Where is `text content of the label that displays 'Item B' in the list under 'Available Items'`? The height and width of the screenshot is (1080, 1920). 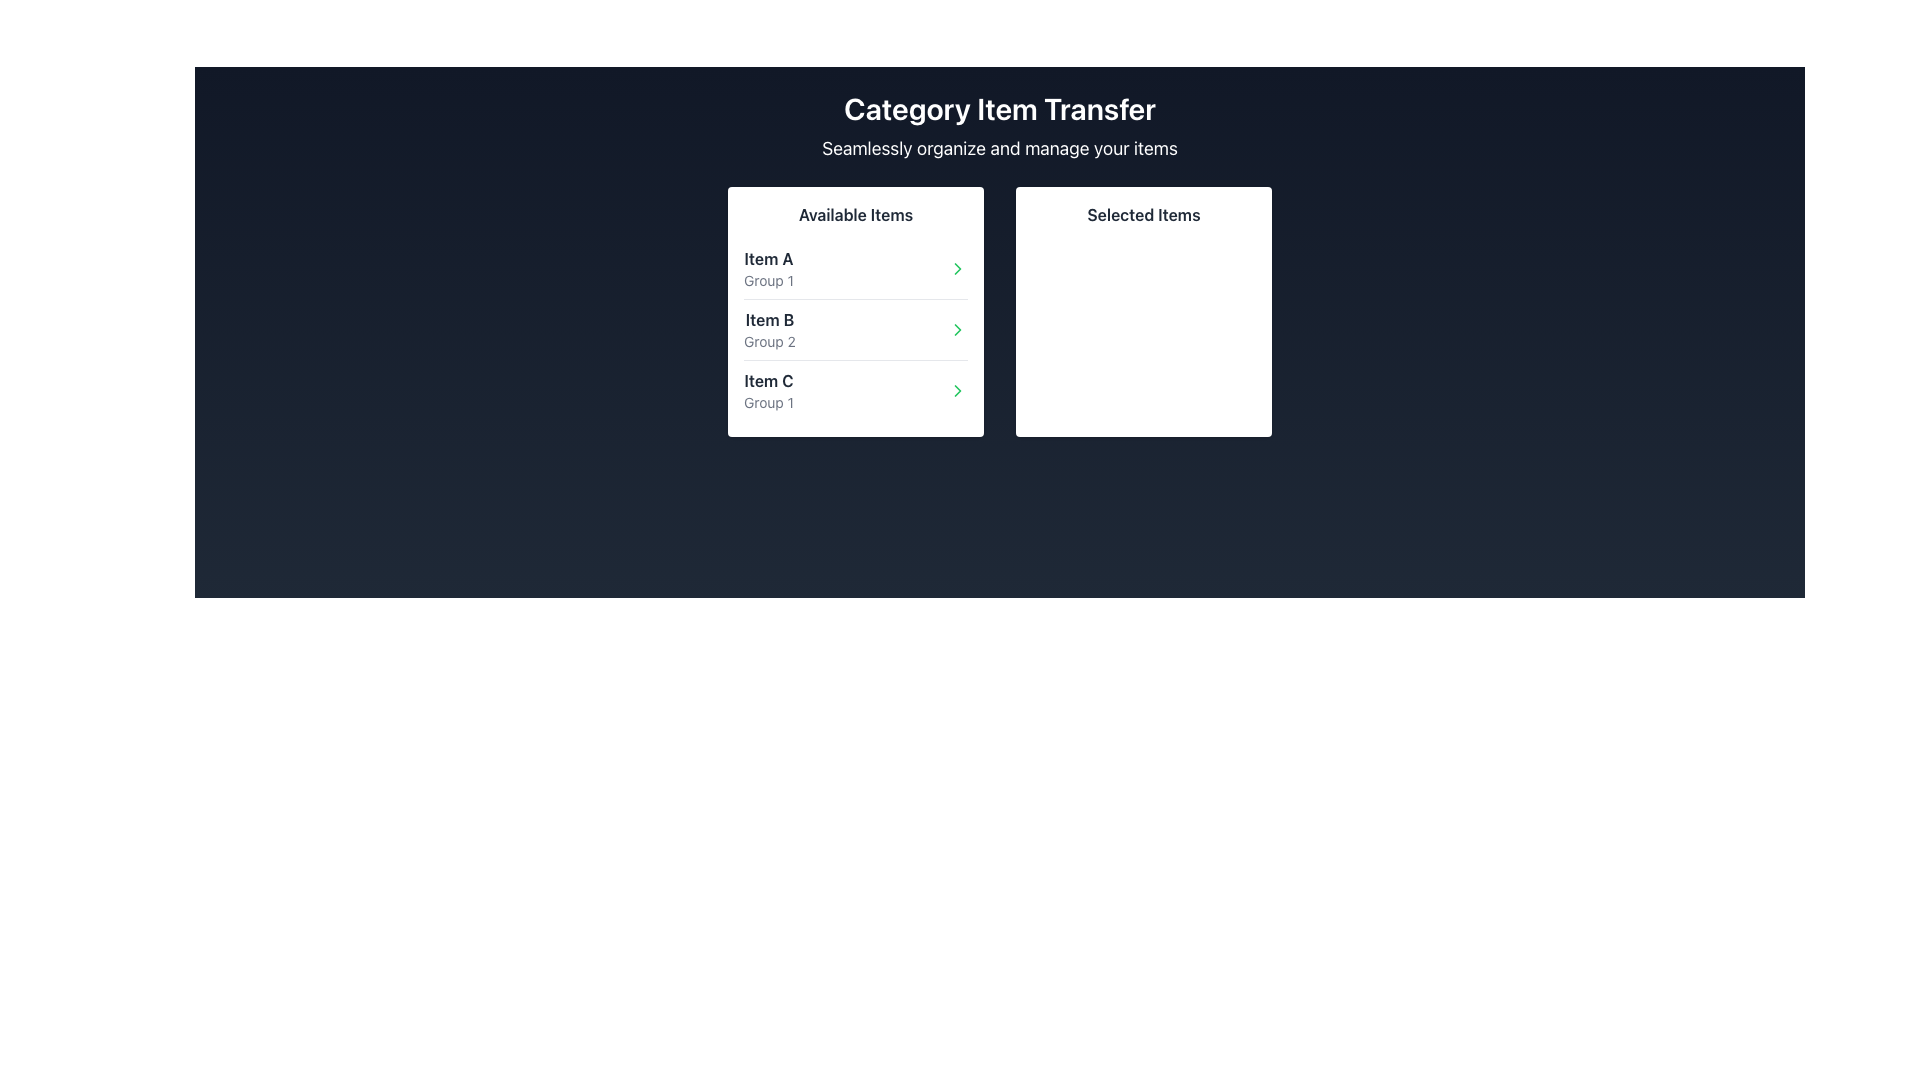
text content of the label that displays 'Item B' in the list under 'Available Items' is located at coordinates (768, 319).